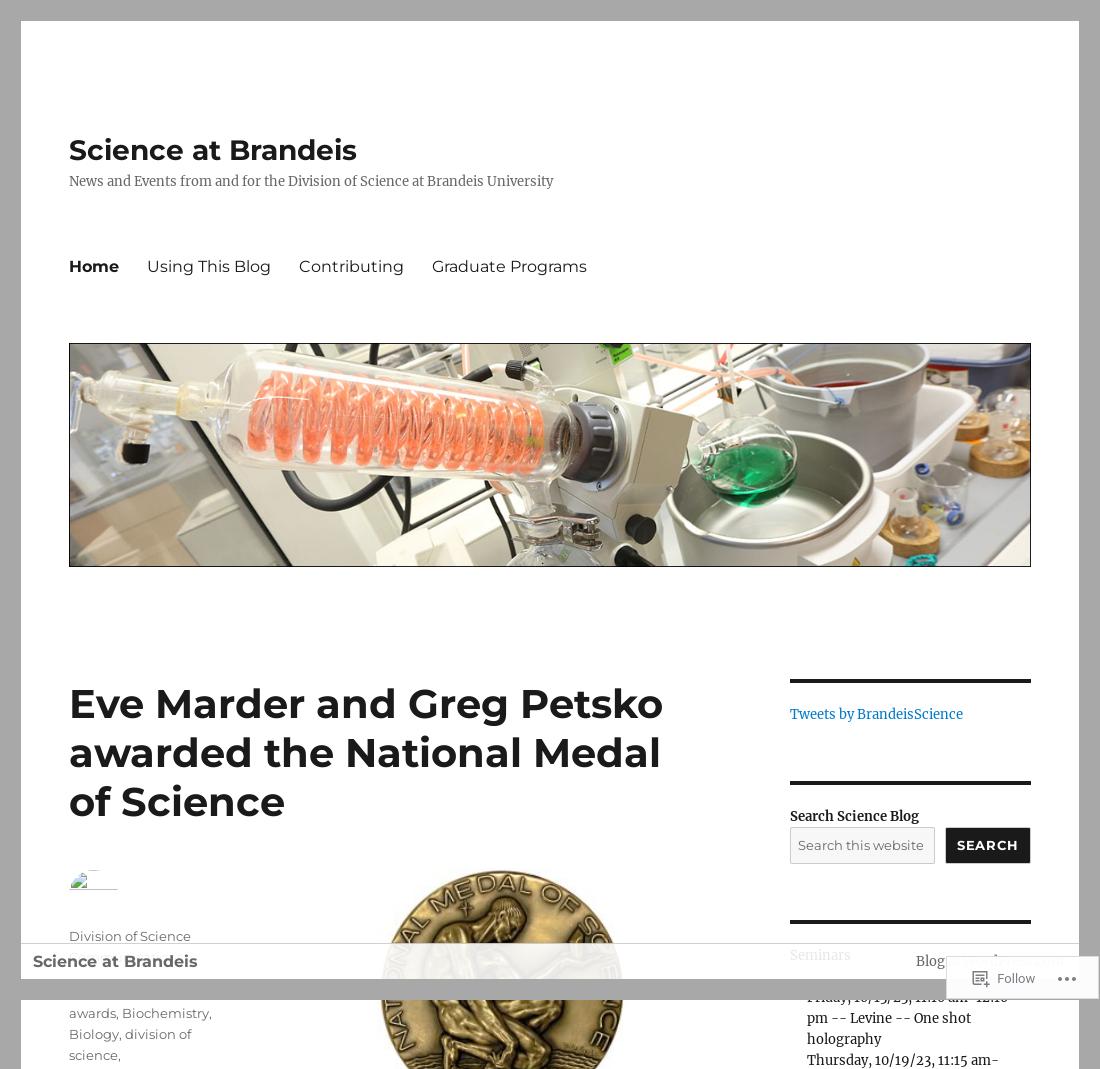 The image size is (1100, 1069). I want to click on 'Home', so click(67, 264).